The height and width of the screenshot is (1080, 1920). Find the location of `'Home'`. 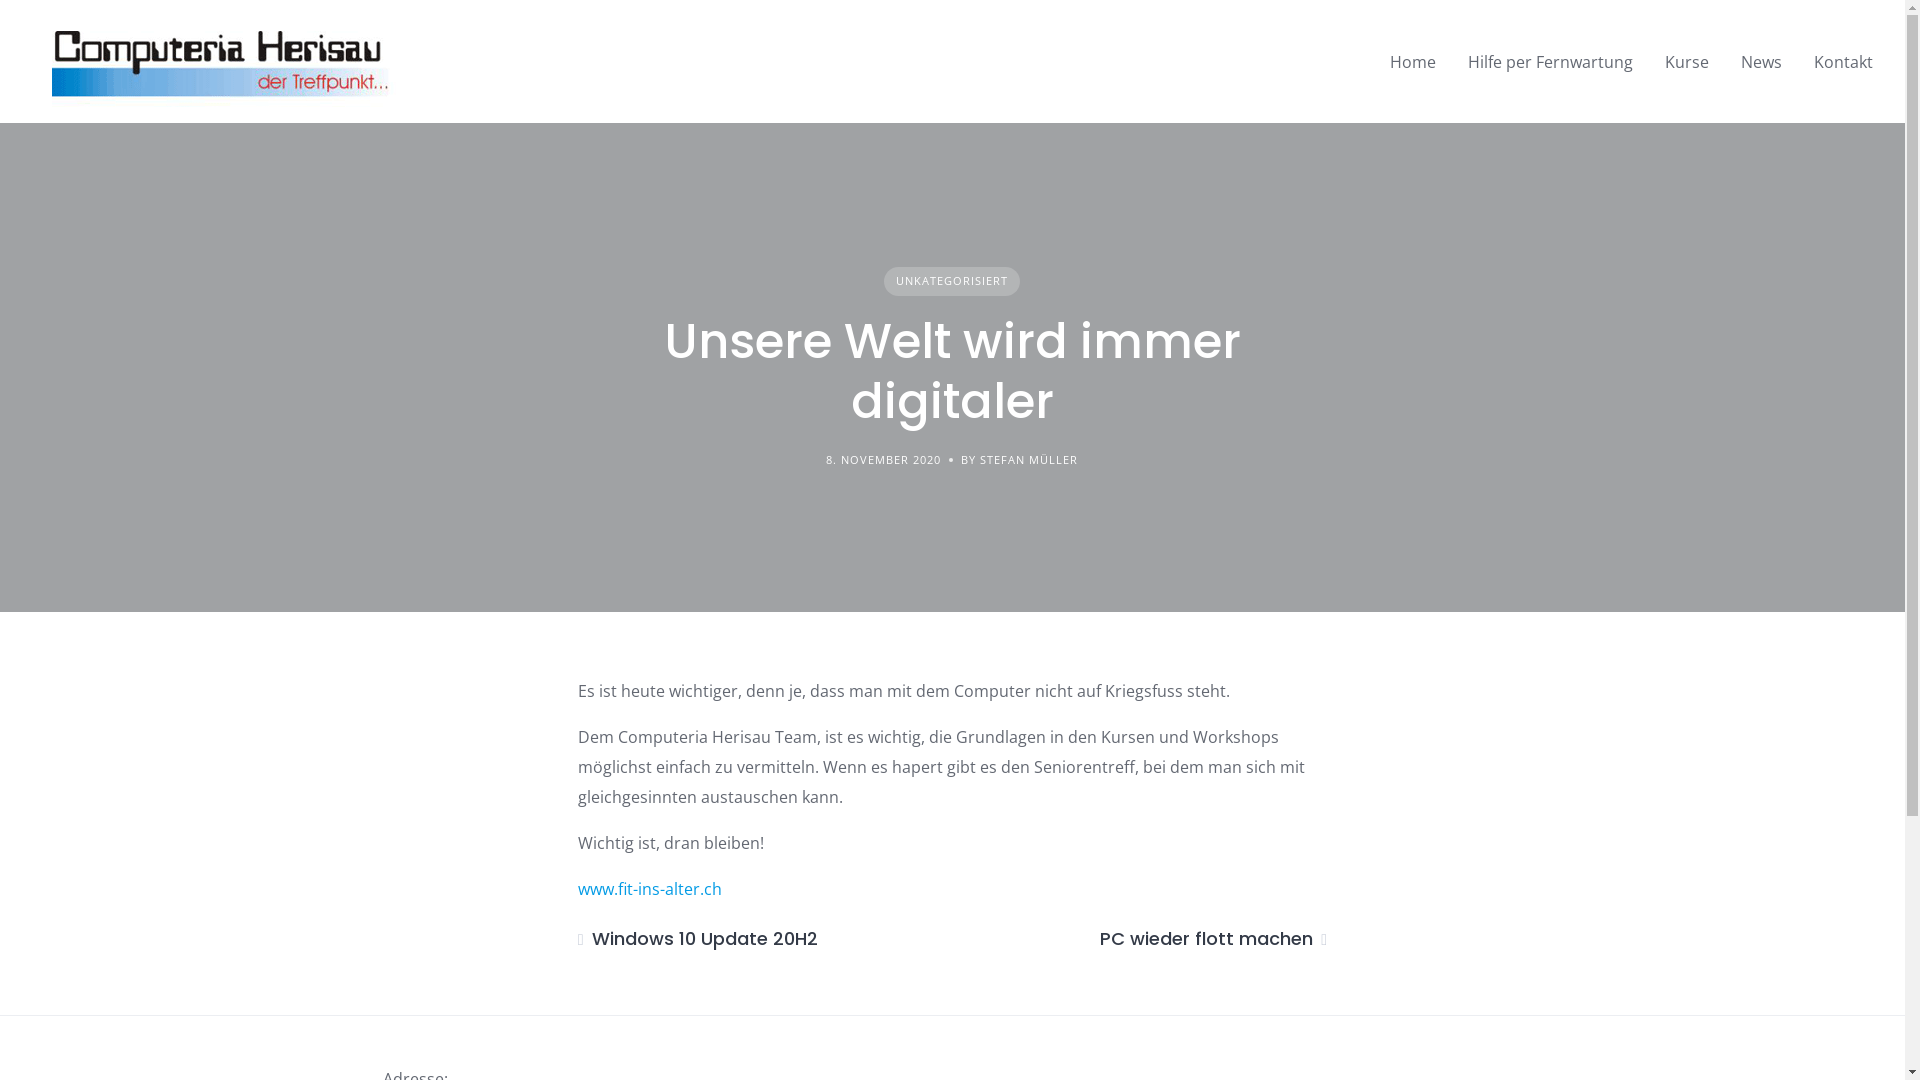

'Home' is located at coordinates (1411, 60).